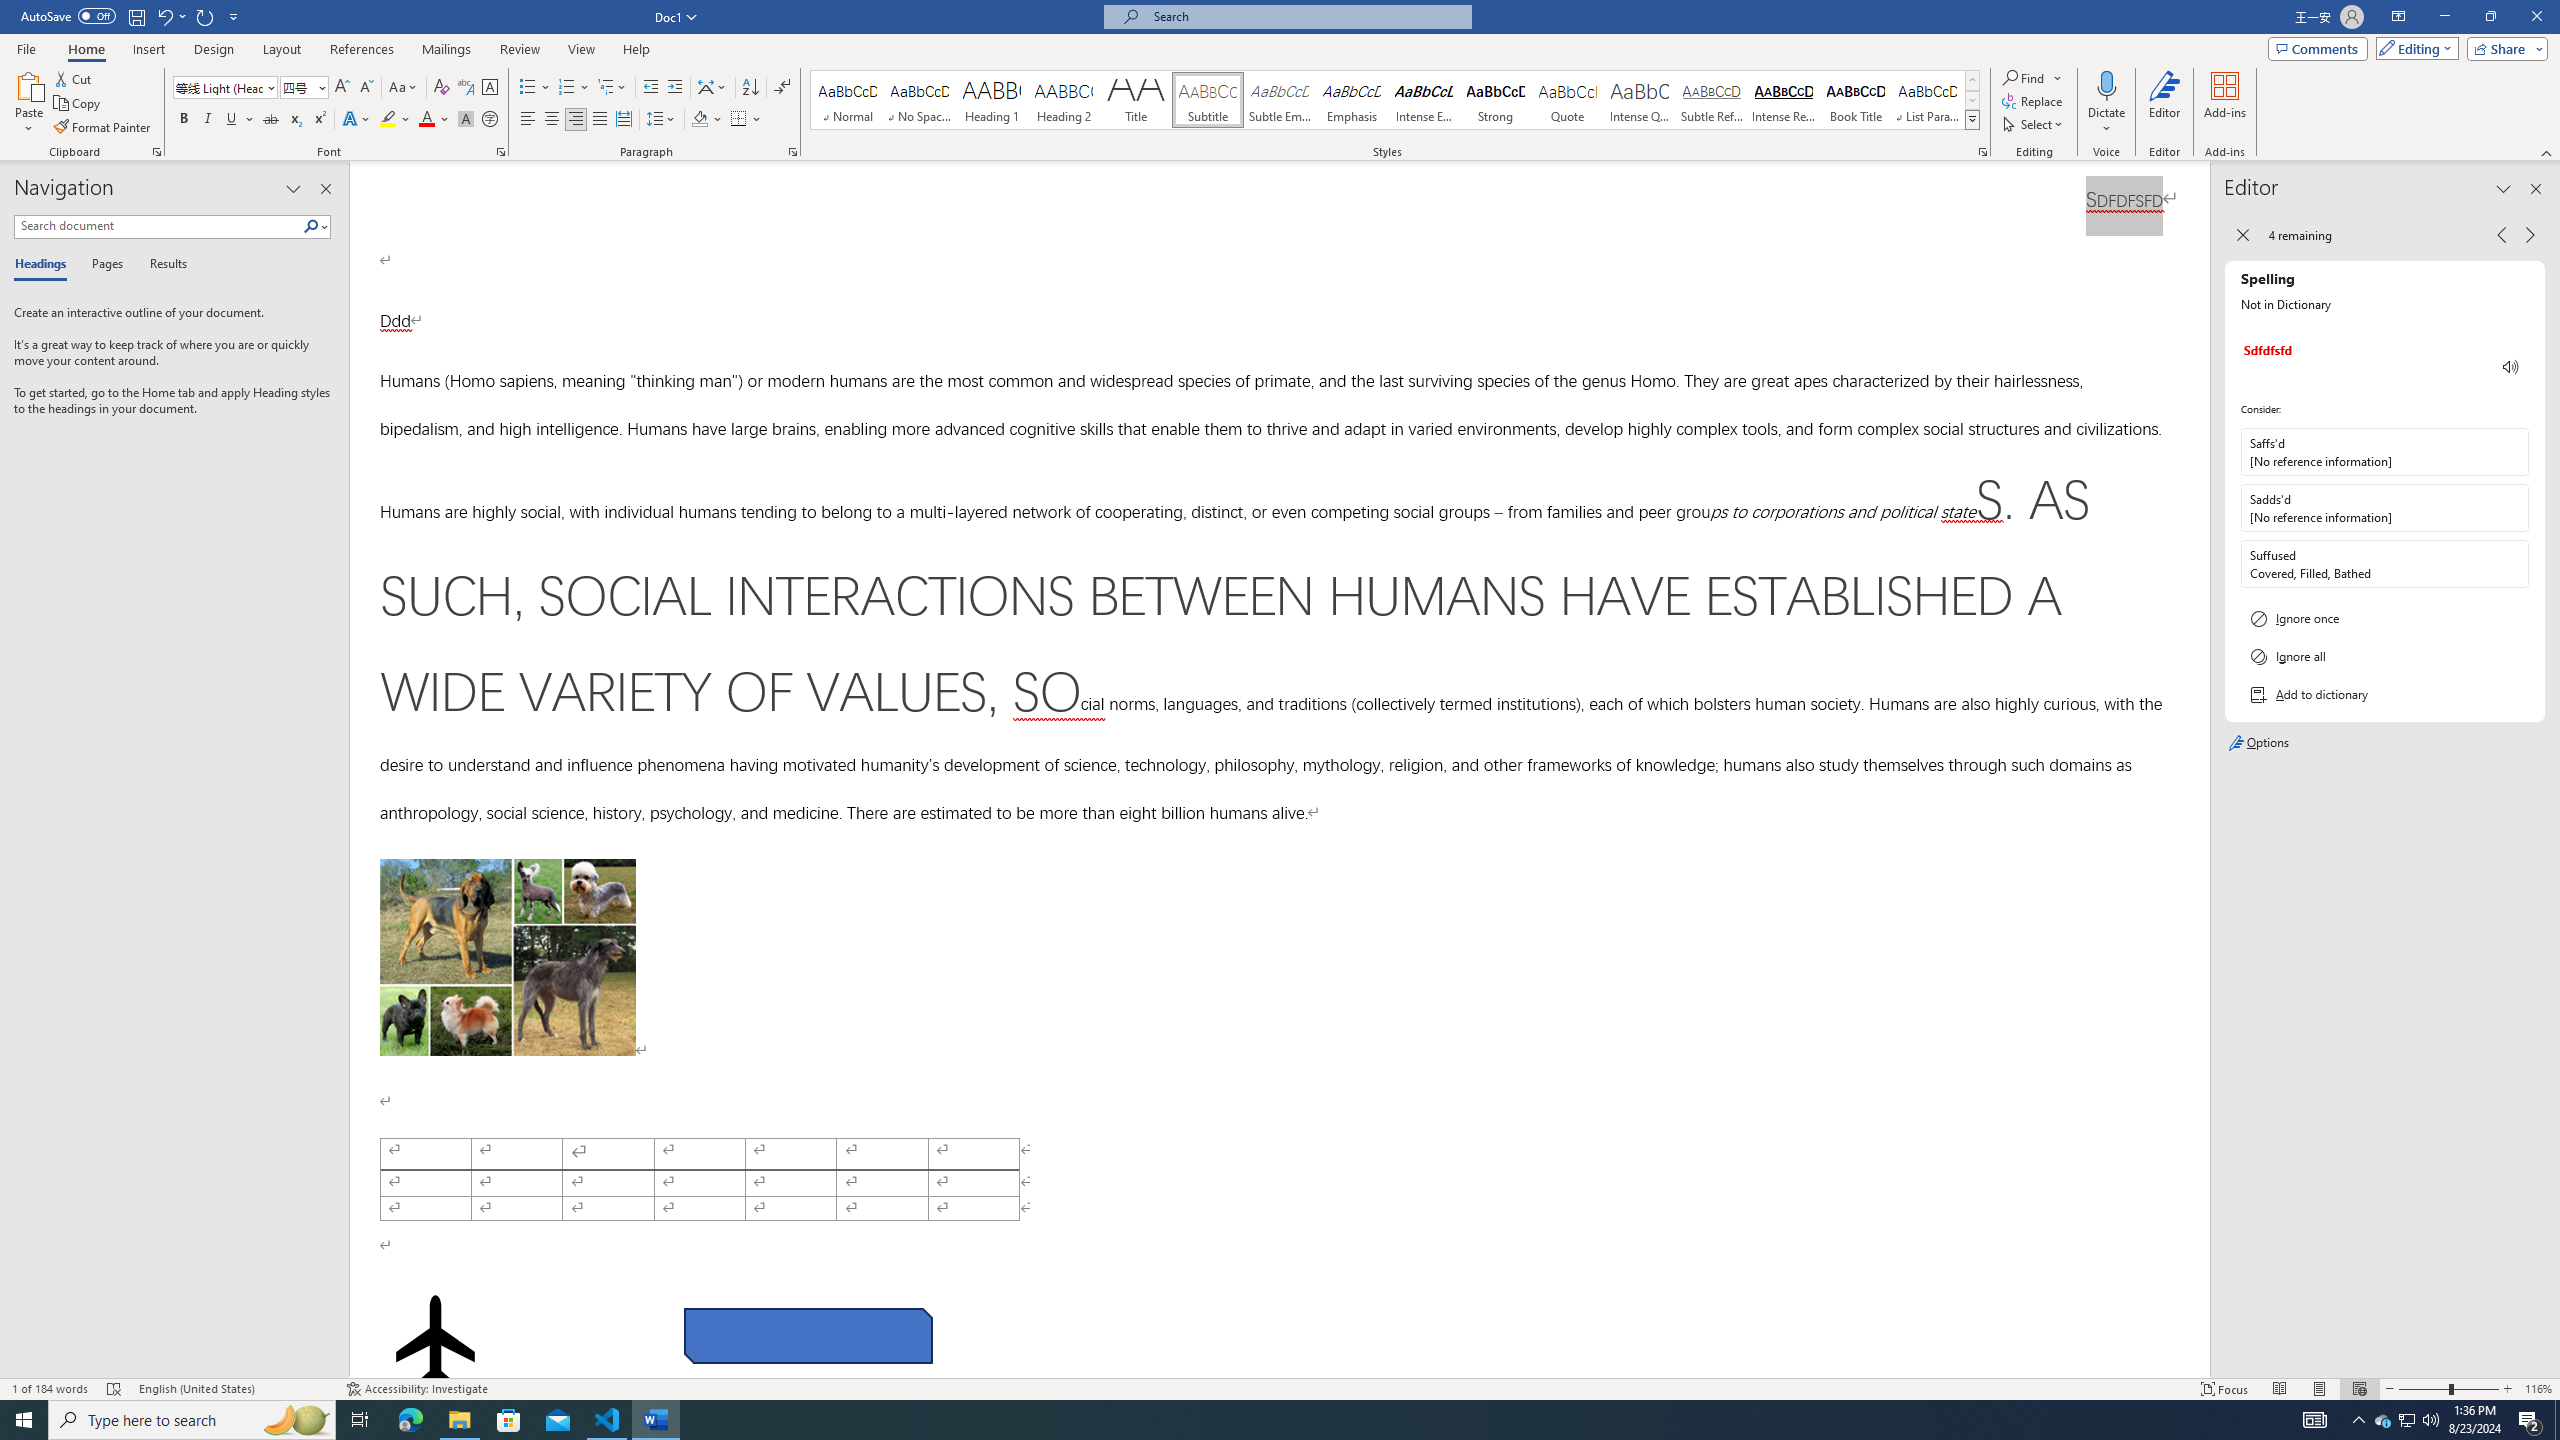 This screenshot has height=1440, width=2560. What do you see at coordinates (651, 87) in the screenshot?
I see `'Decrease Indent'` at bounding box center [651, 87].